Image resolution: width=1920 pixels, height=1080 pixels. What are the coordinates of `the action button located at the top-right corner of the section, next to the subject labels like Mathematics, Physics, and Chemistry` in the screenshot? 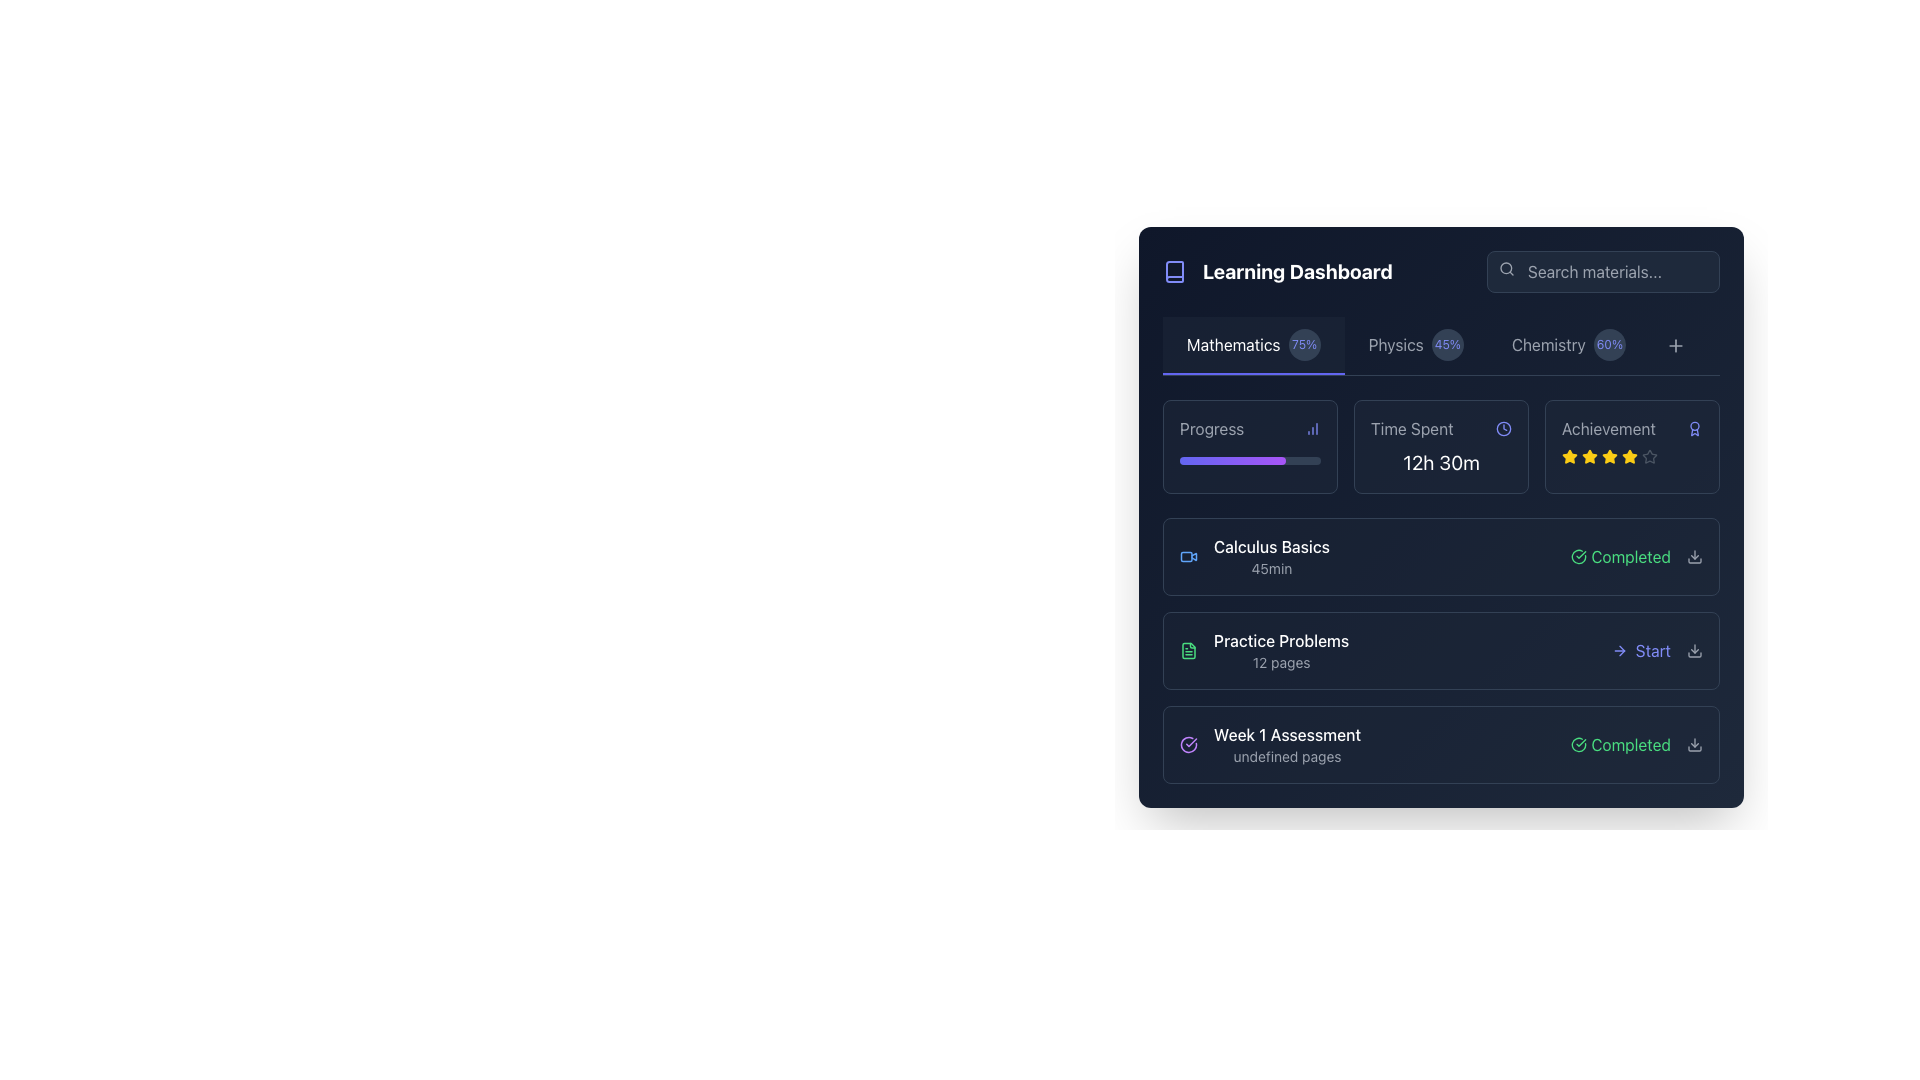 It's located at (1675, 345).